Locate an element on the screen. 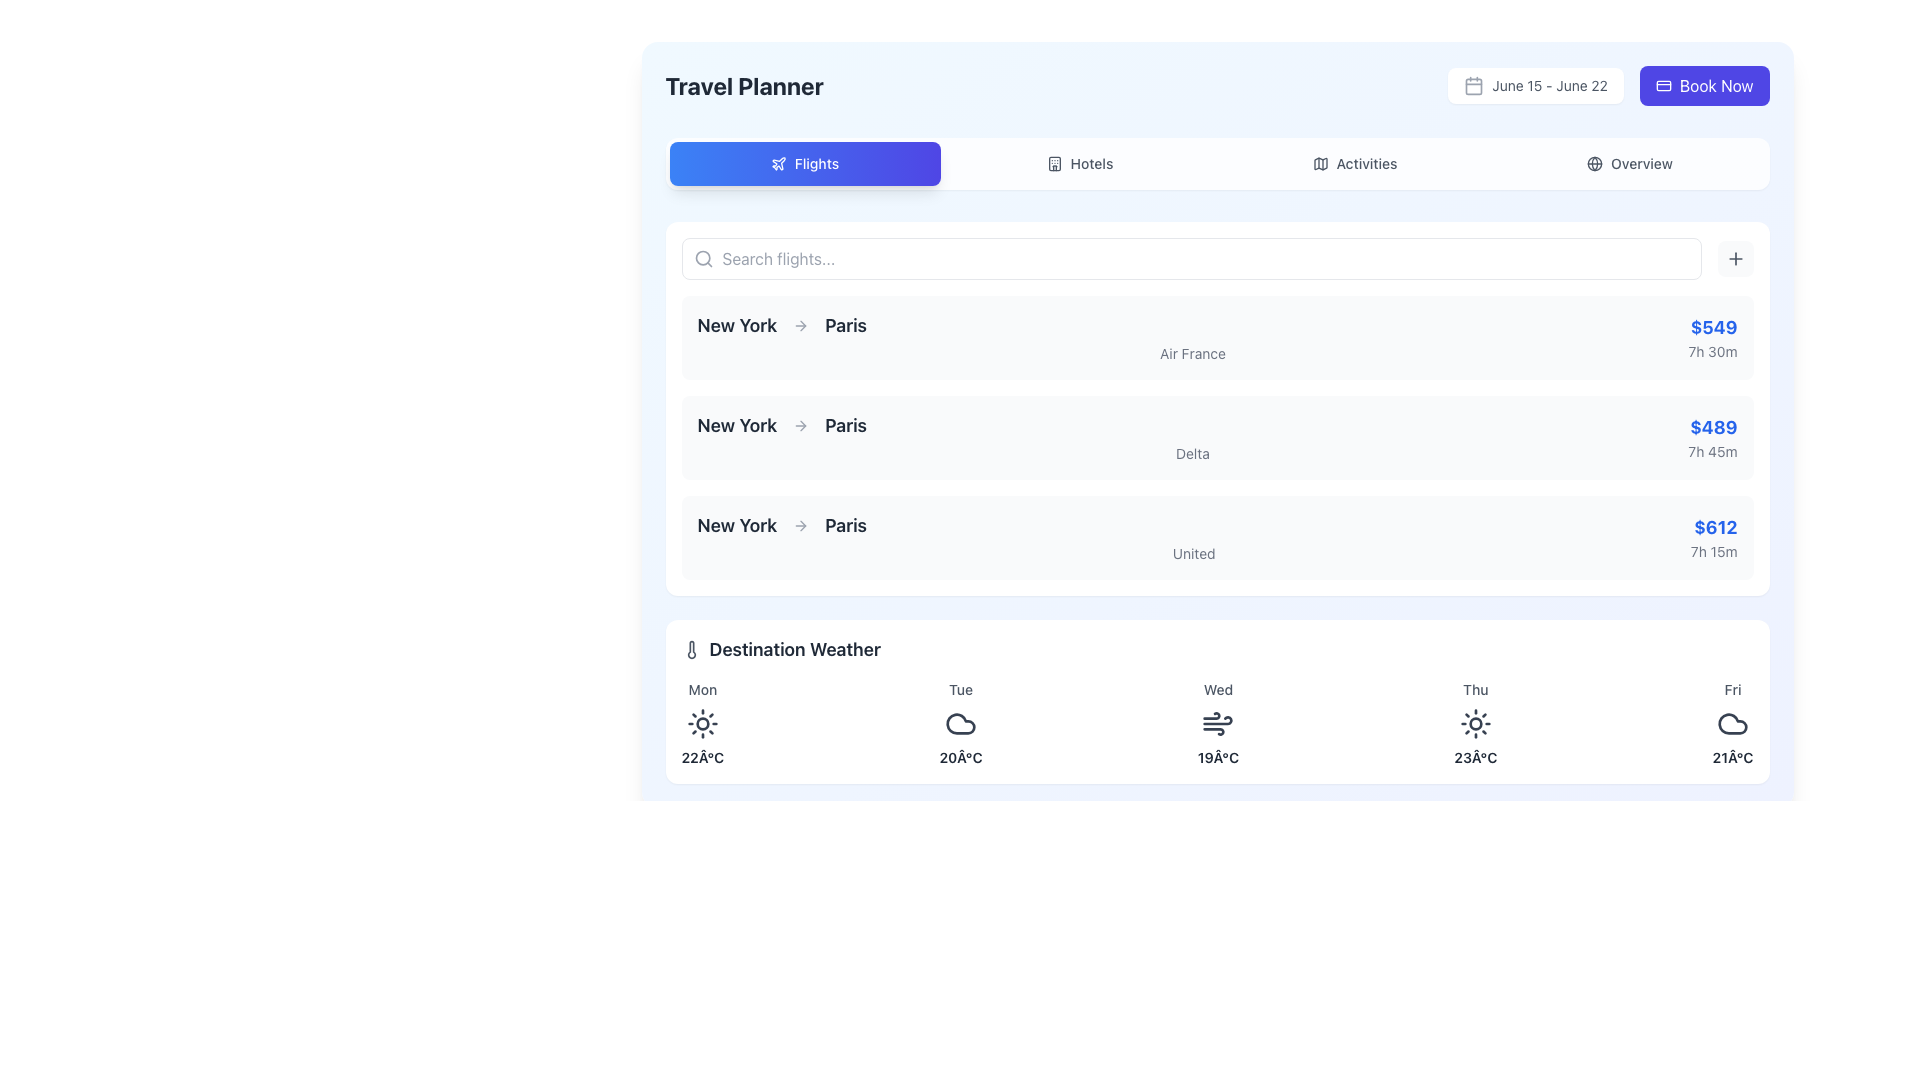  the bold text displaying the price '$612' in blue color, located in the third column of the flight options section for 'United' is located at coordinates (1713, 527).